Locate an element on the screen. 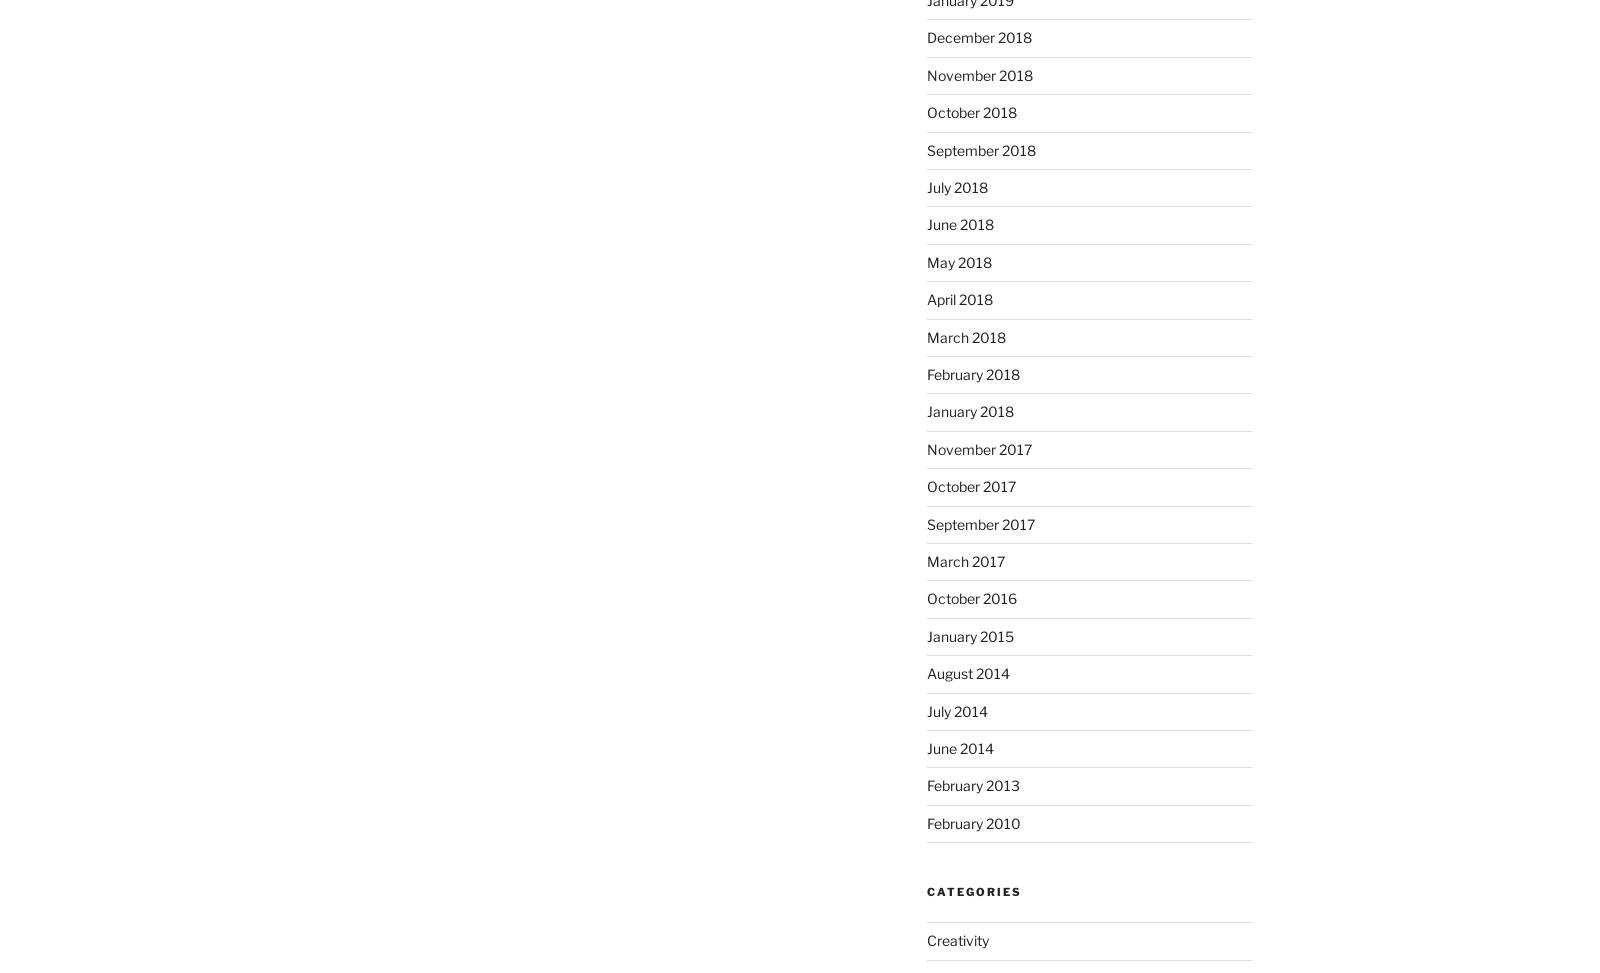  'July 2018' is located at coordinates (955, 187).